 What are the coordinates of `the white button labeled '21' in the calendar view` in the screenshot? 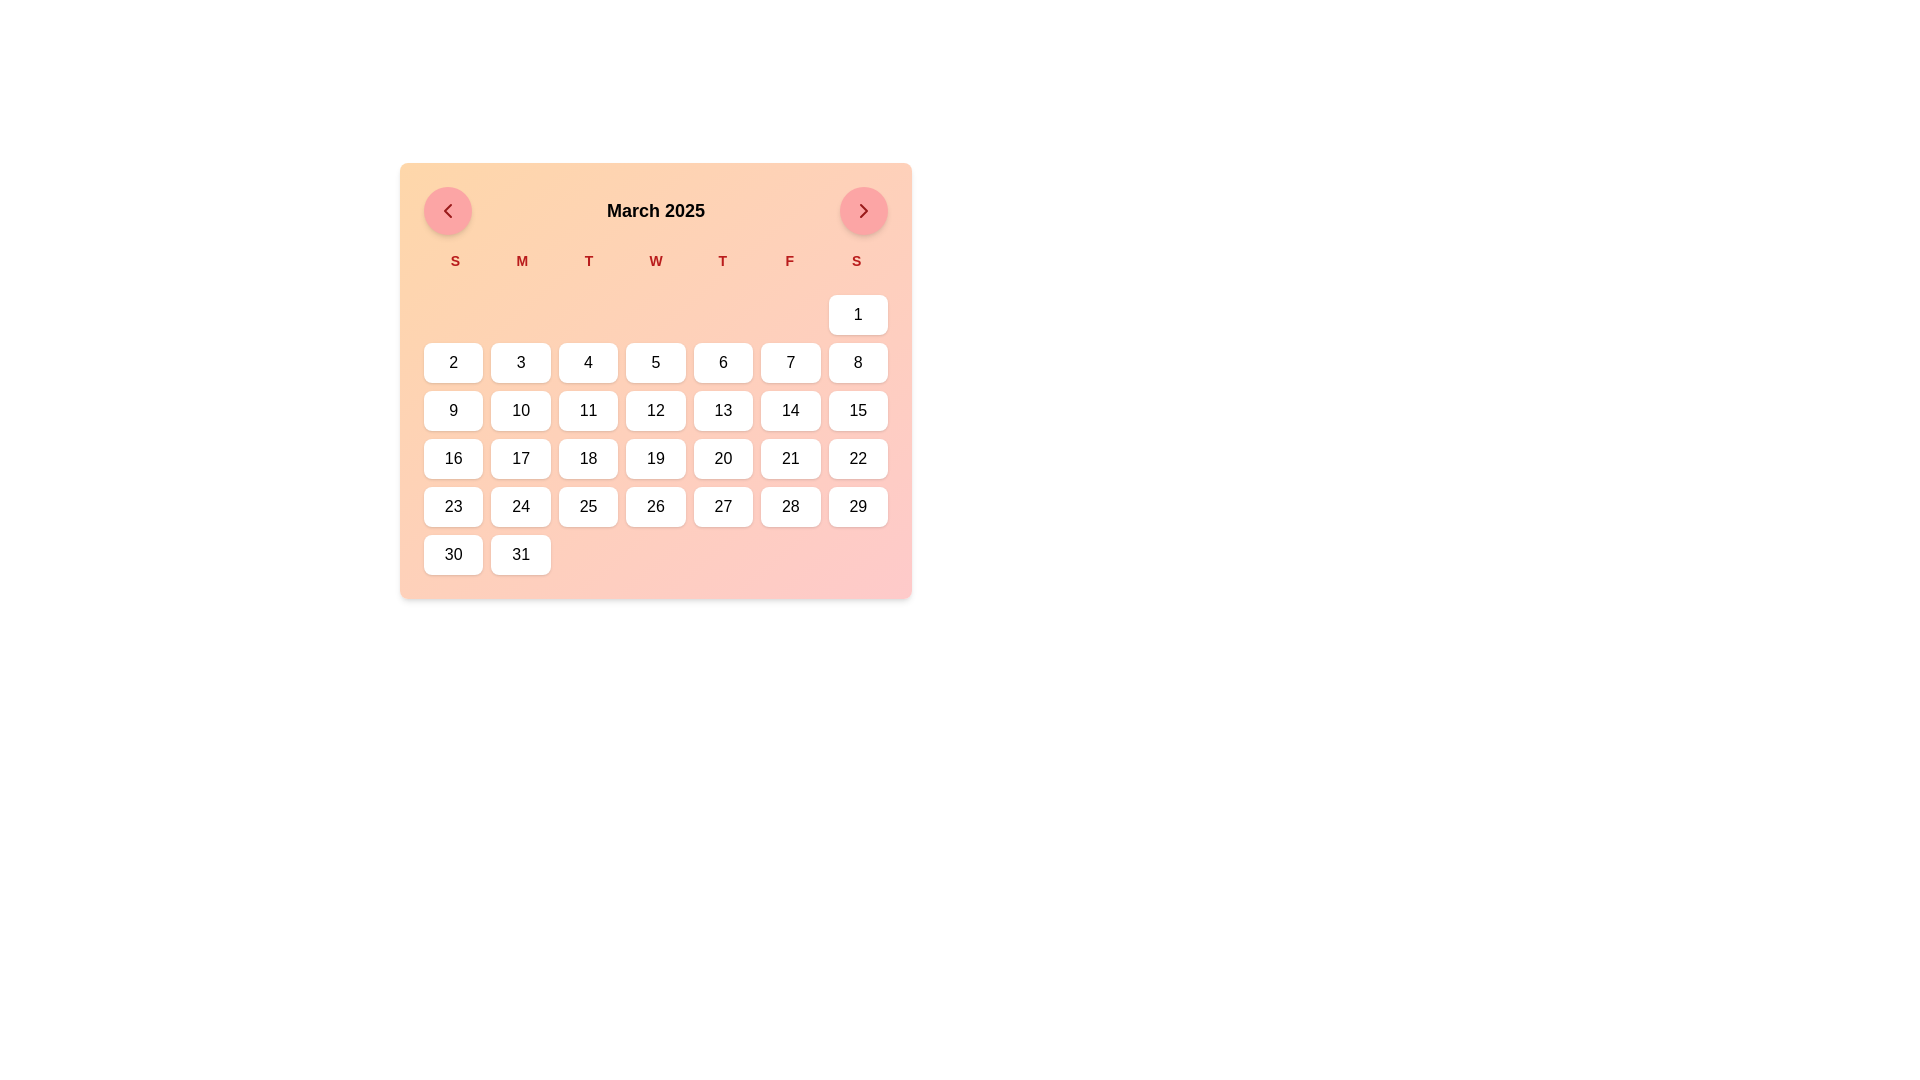 It's located at (789, 459).